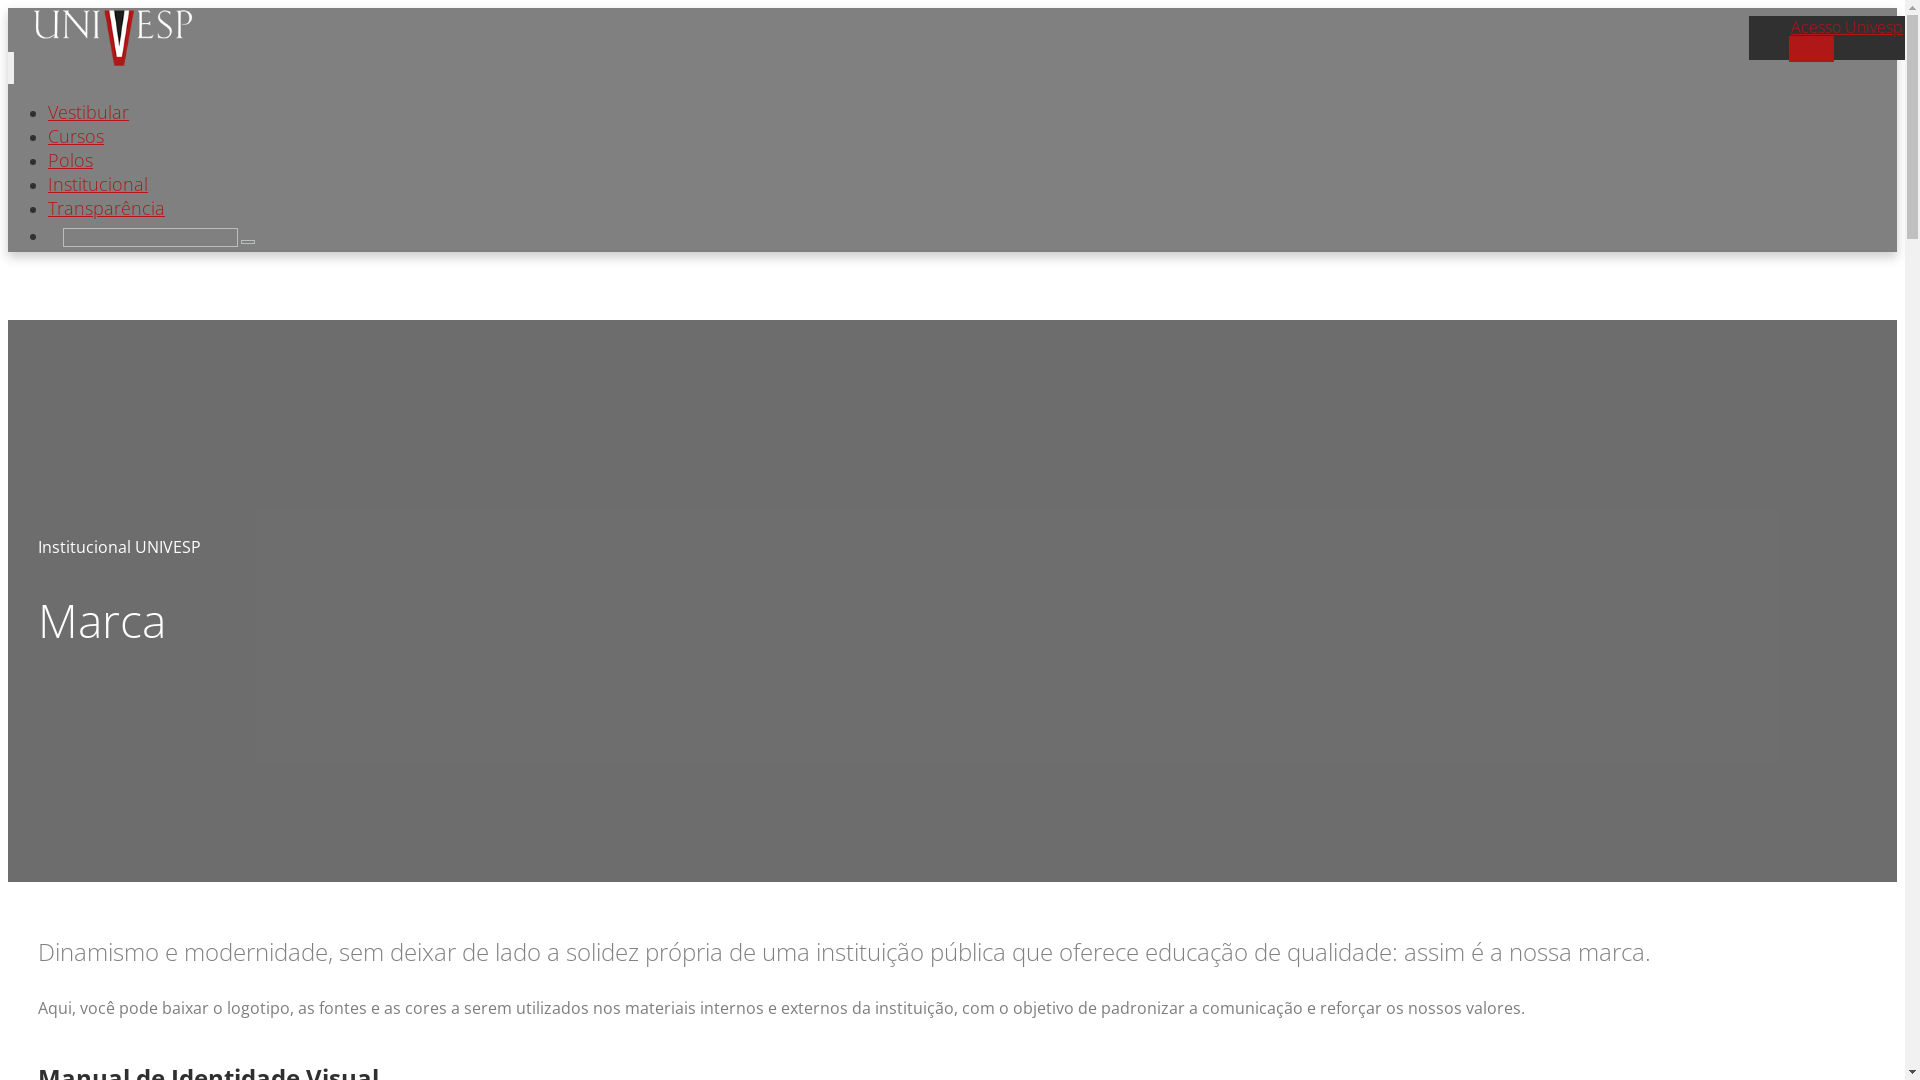  What do you see at coordinates (1846, 27) in the screenshot?
I see `'Acesso Univesp'` at bounding box center [1846, 27].